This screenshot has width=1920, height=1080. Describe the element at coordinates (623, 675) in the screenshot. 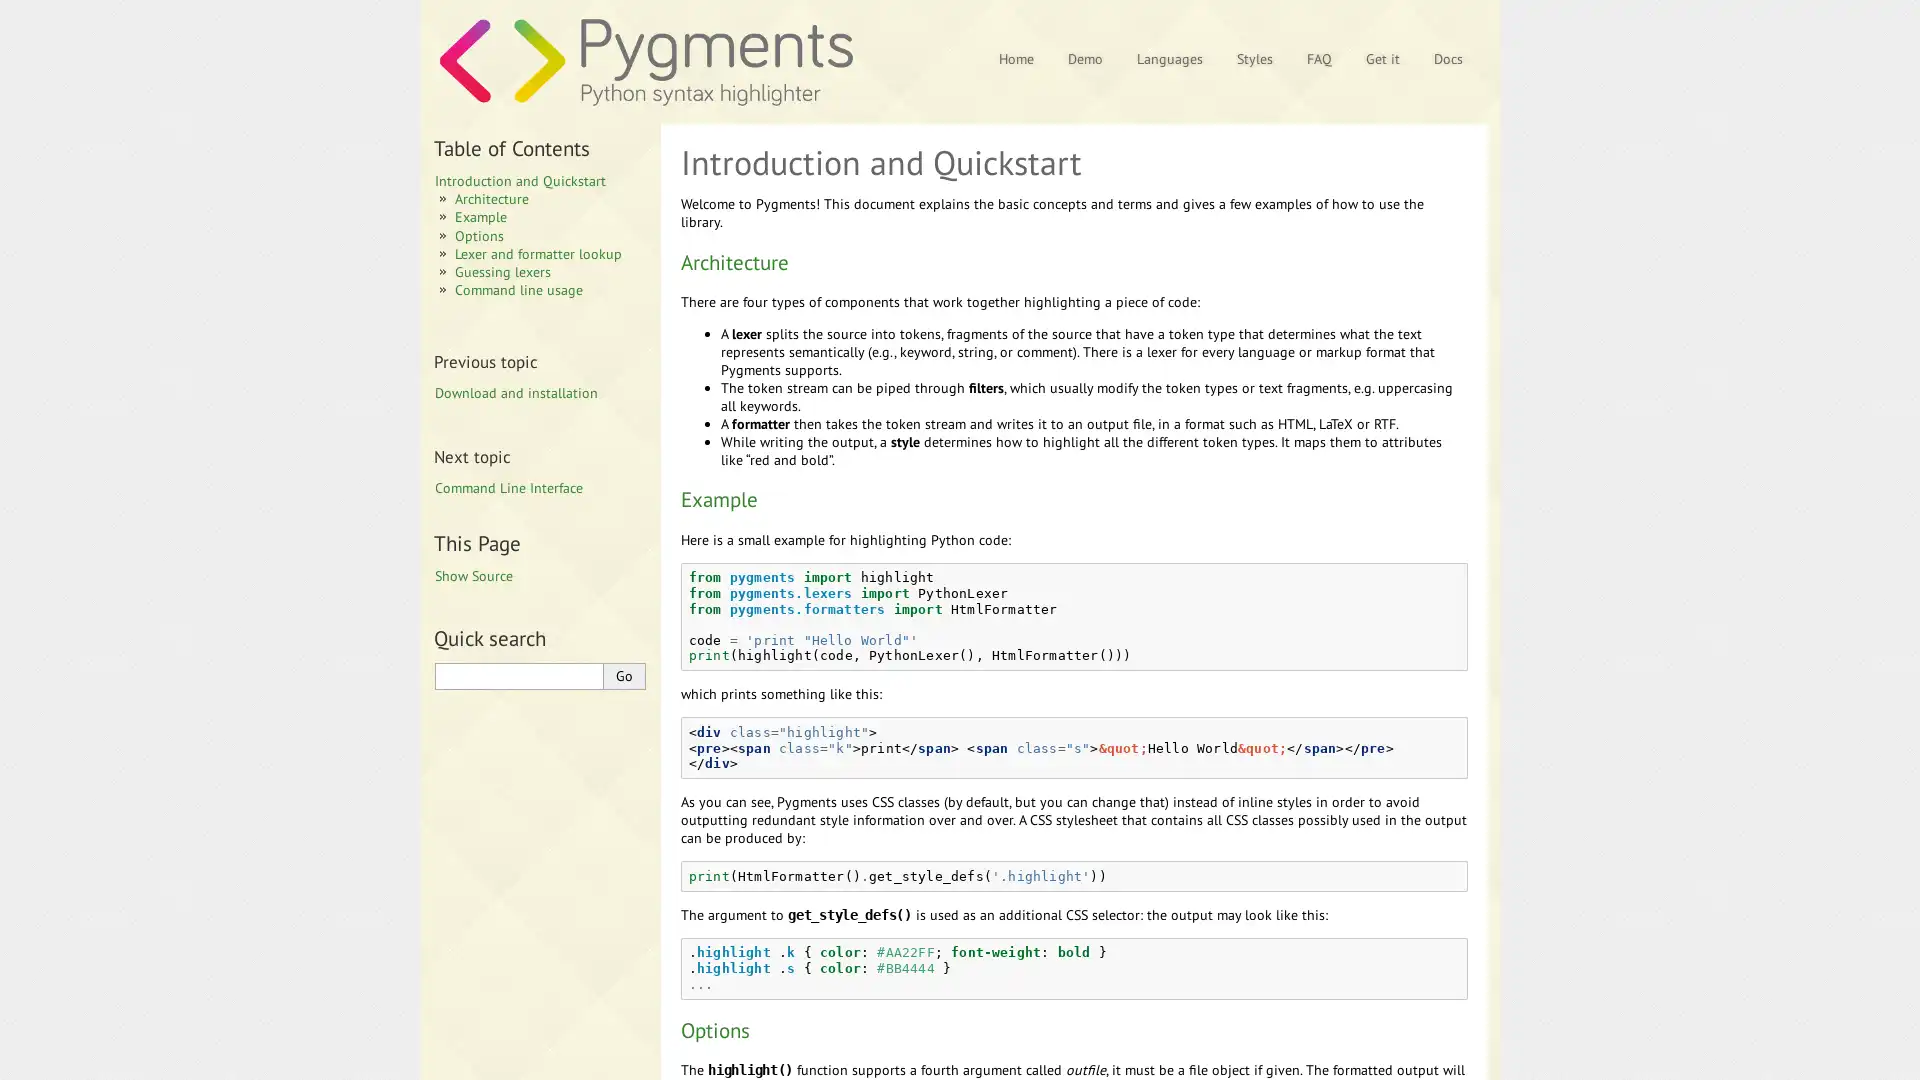

I see `Go` at that location.